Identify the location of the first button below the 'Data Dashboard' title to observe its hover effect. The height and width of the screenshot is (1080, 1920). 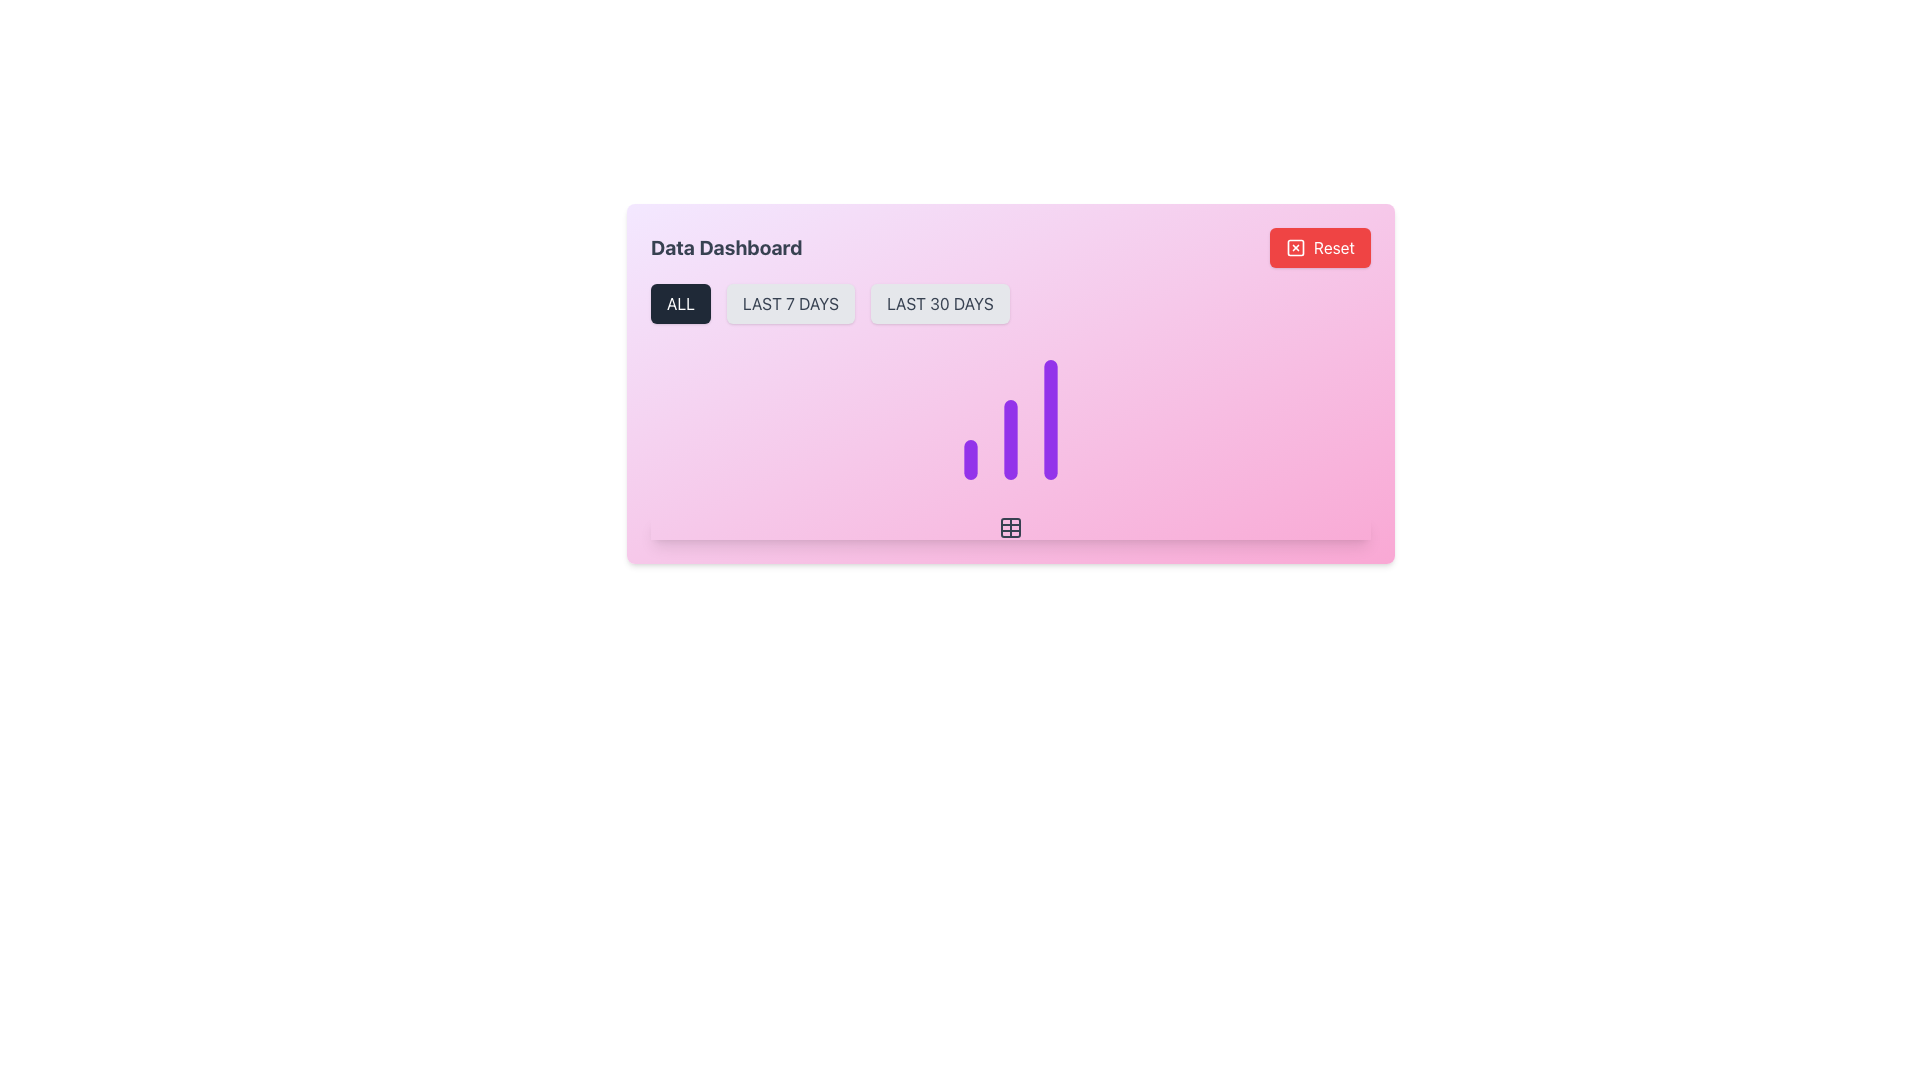
(681, 304).